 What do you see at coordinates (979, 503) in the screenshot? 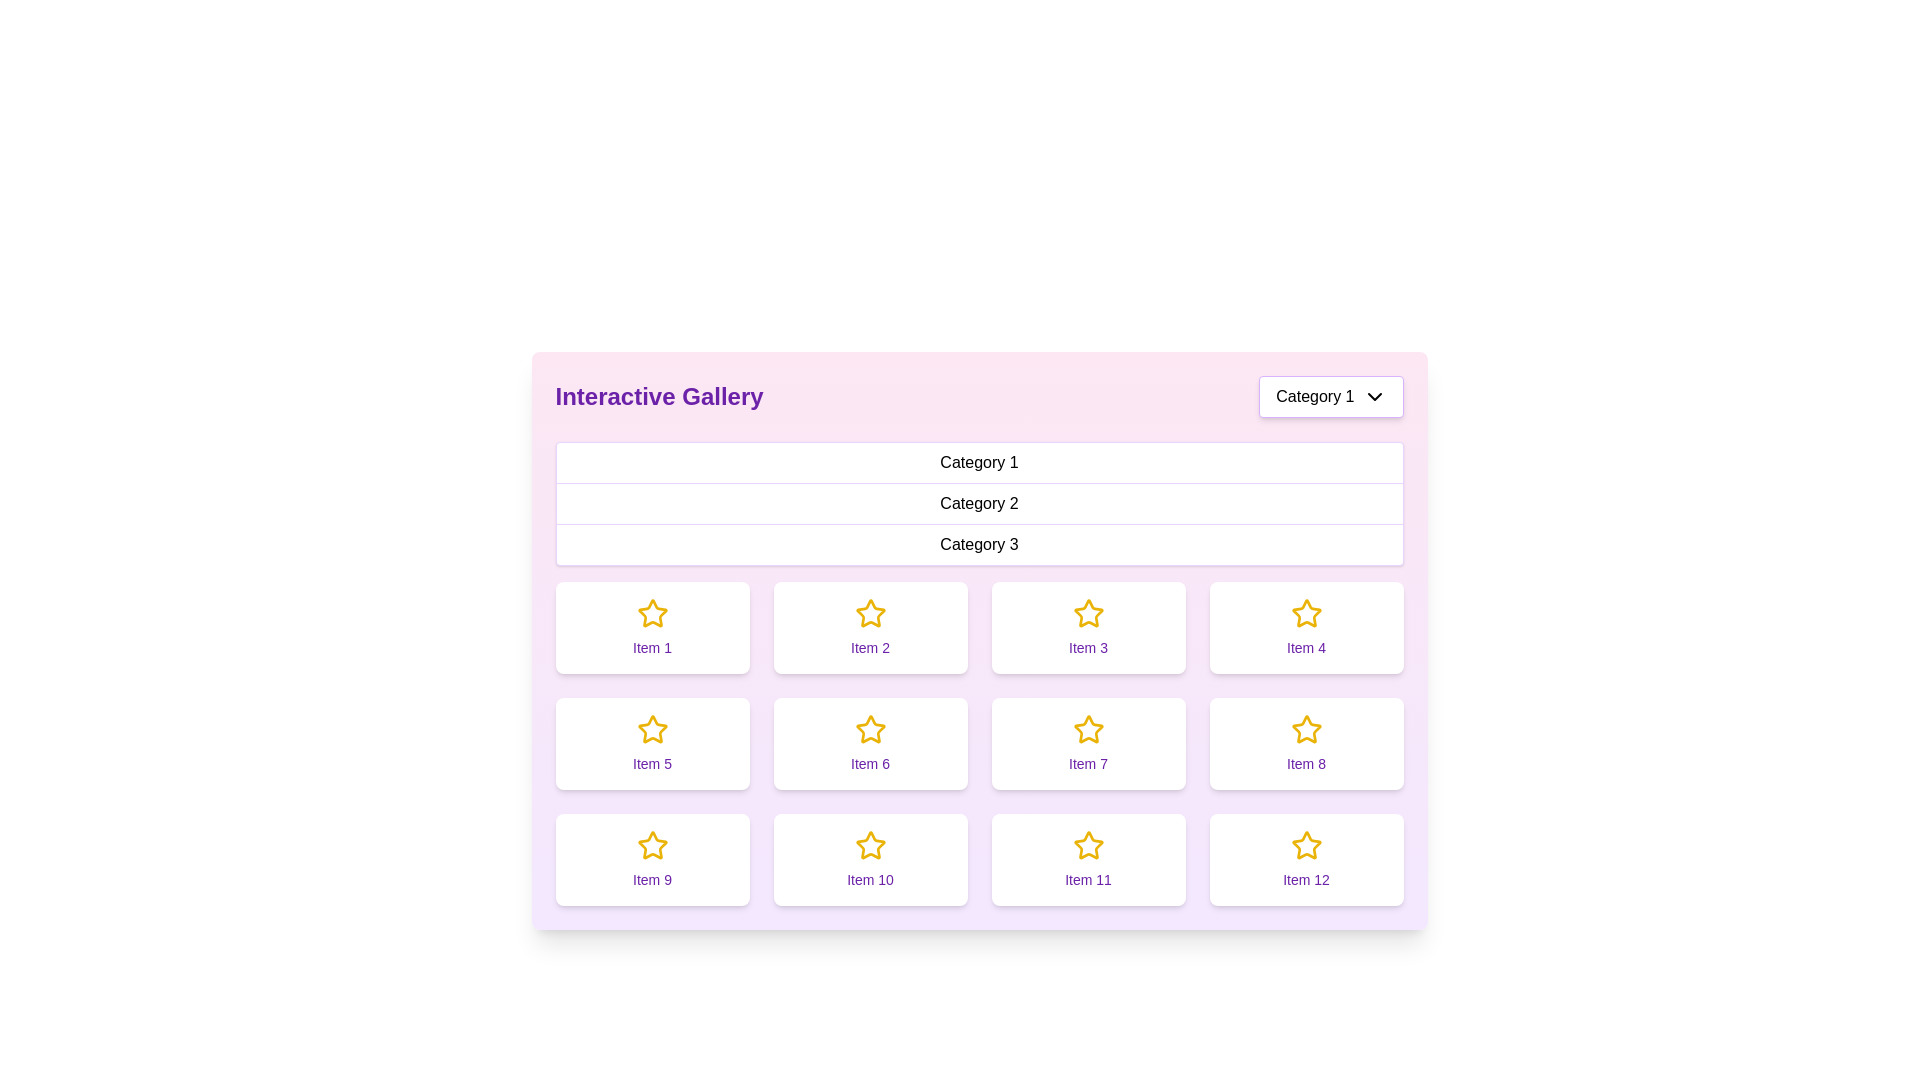
I see `the list item labeled 'Category 2'` at bounding box center [979, 503].